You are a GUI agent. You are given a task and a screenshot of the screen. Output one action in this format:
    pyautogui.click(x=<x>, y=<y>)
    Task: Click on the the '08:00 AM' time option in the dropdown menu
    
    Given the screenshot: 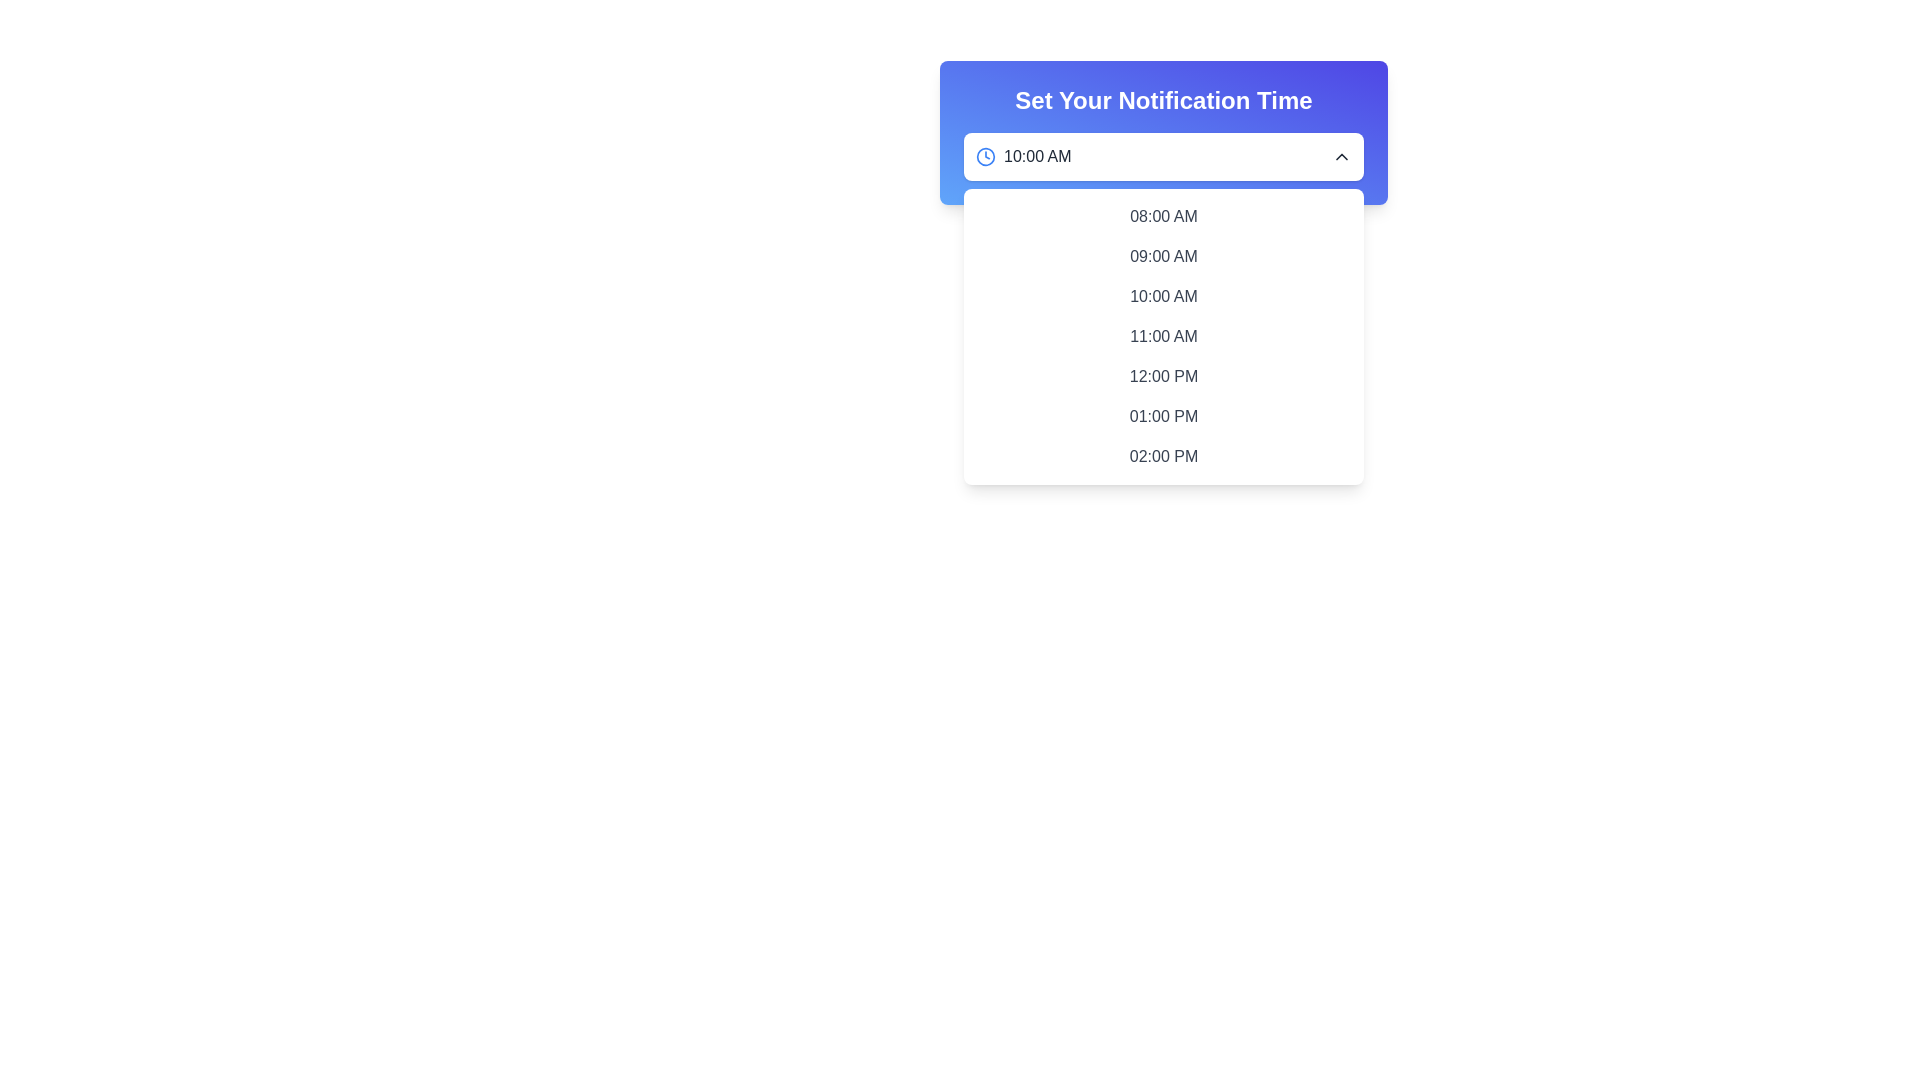 What is the action you would take?
    pyautogui.click(x=1163, y=216)
    